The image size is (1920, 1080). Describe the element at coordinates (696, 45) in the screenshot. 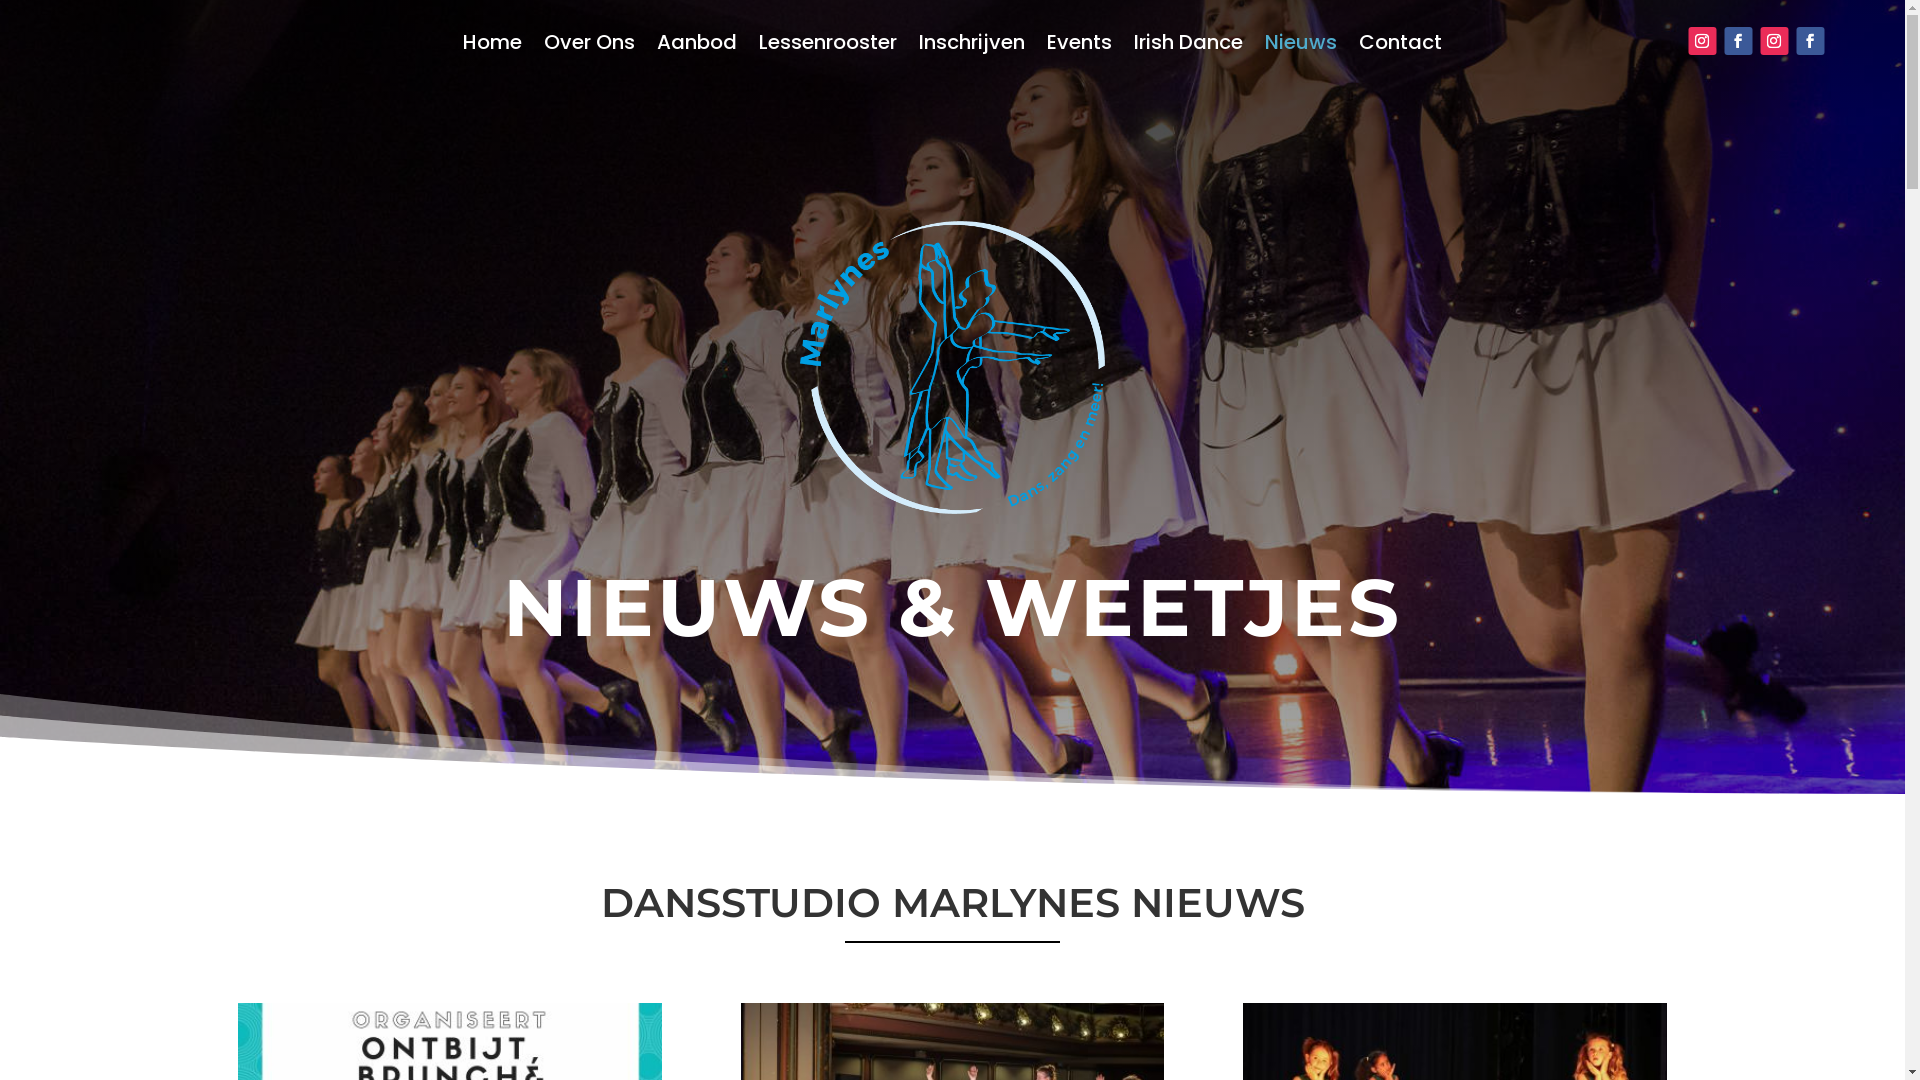

I see `'Aanbod'` at that location.